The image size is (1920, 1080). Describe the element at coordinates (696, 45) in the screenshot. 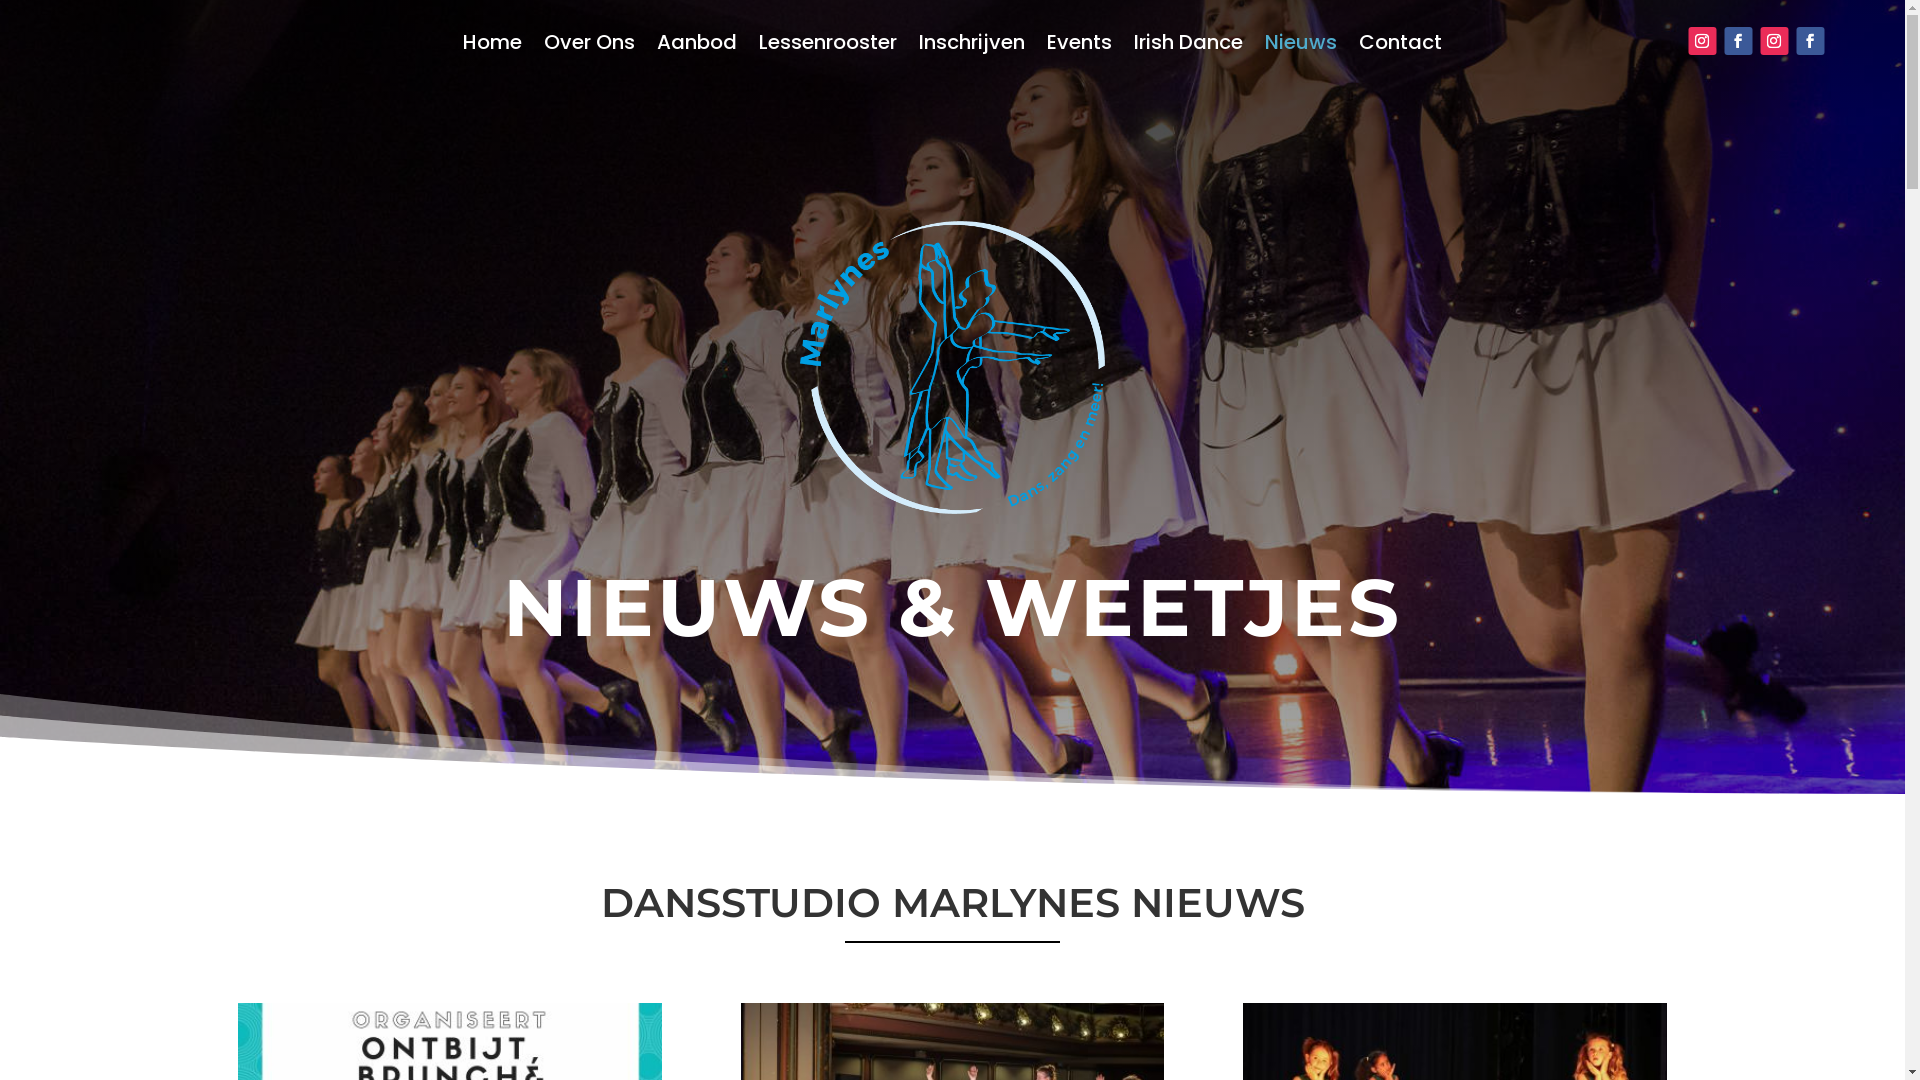

I see `'Aanbod'` at that location.